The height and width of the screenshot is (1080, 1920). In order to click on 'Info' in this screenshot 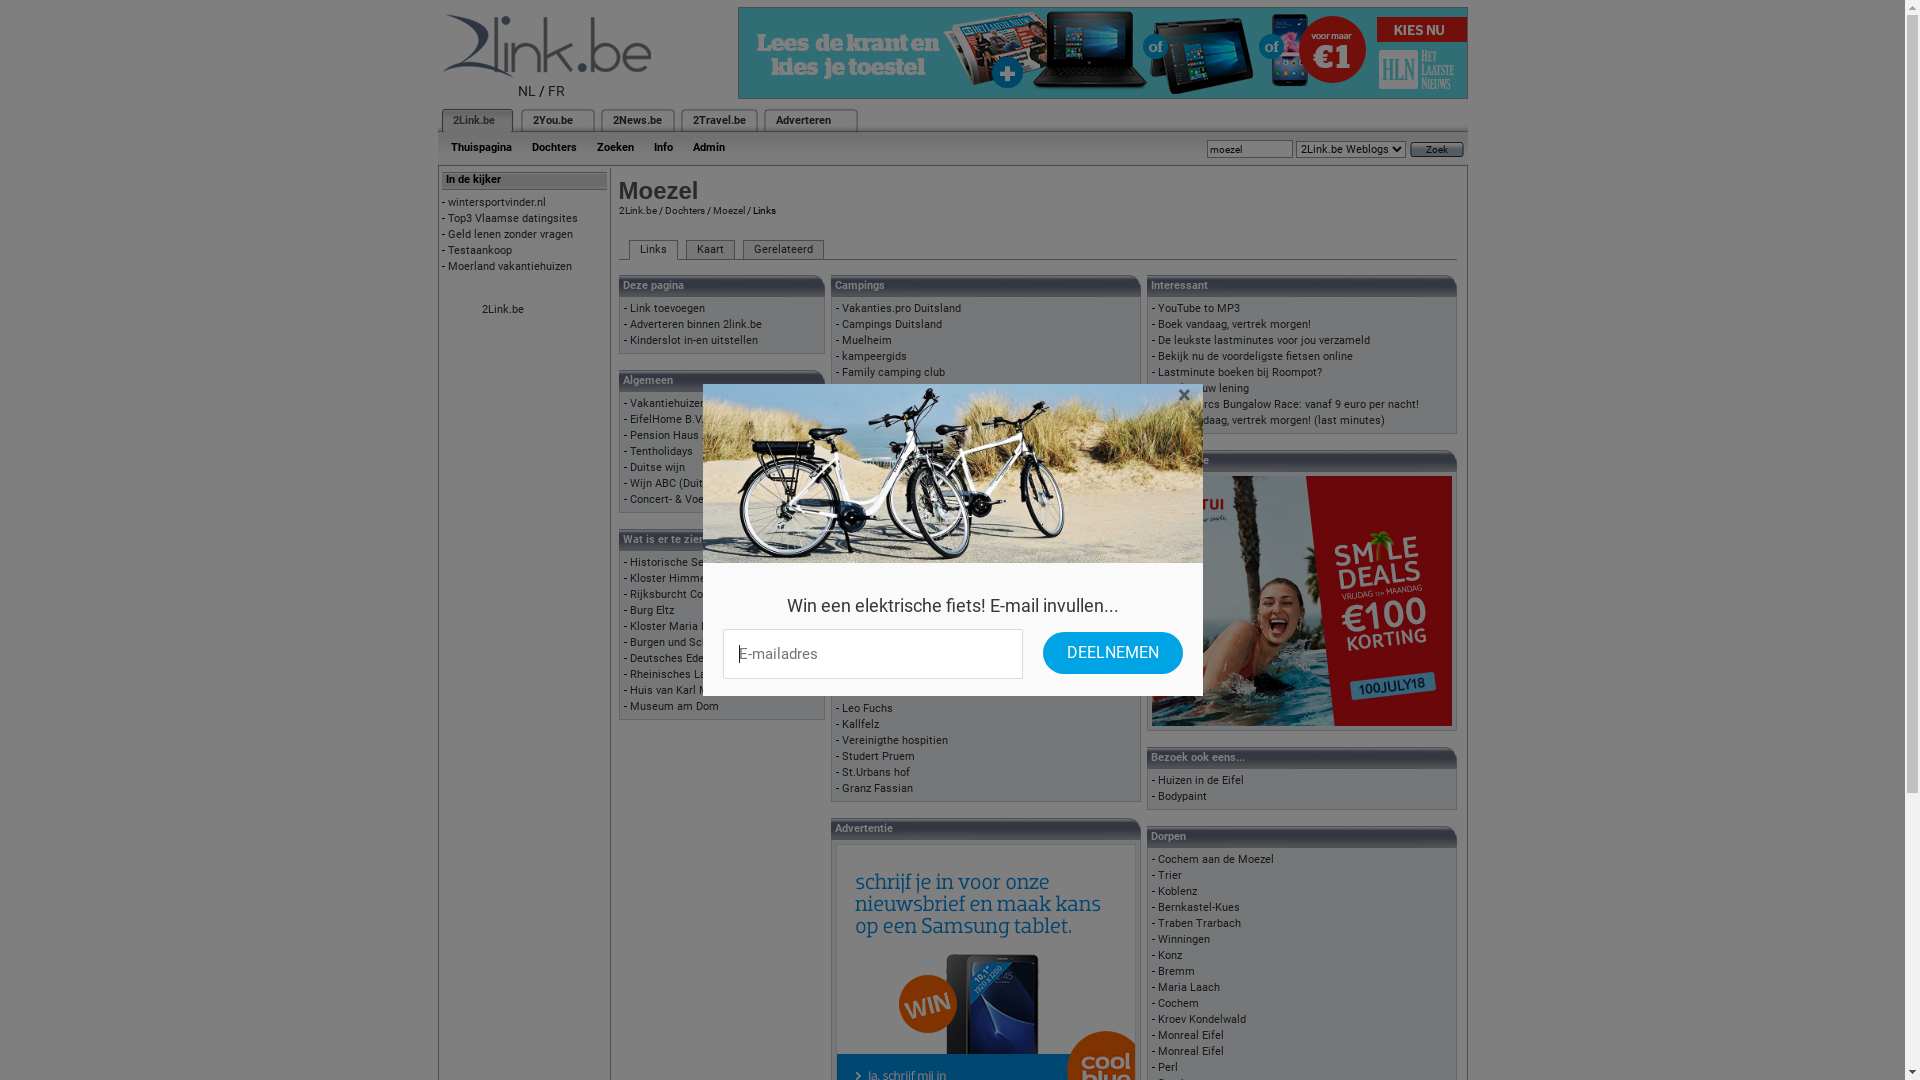, I will do `click(663, 146)`.